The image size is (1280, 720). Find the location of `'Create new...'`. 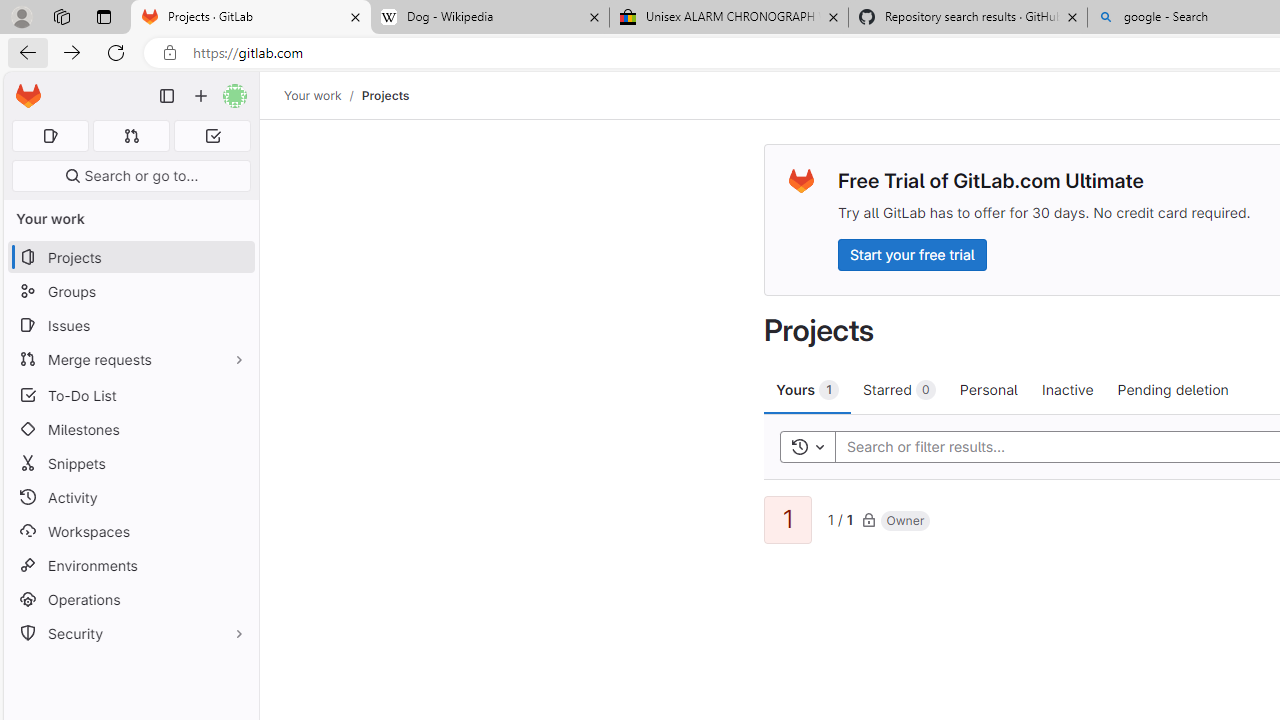

'Create new...' is located at coordinates (201, 96).